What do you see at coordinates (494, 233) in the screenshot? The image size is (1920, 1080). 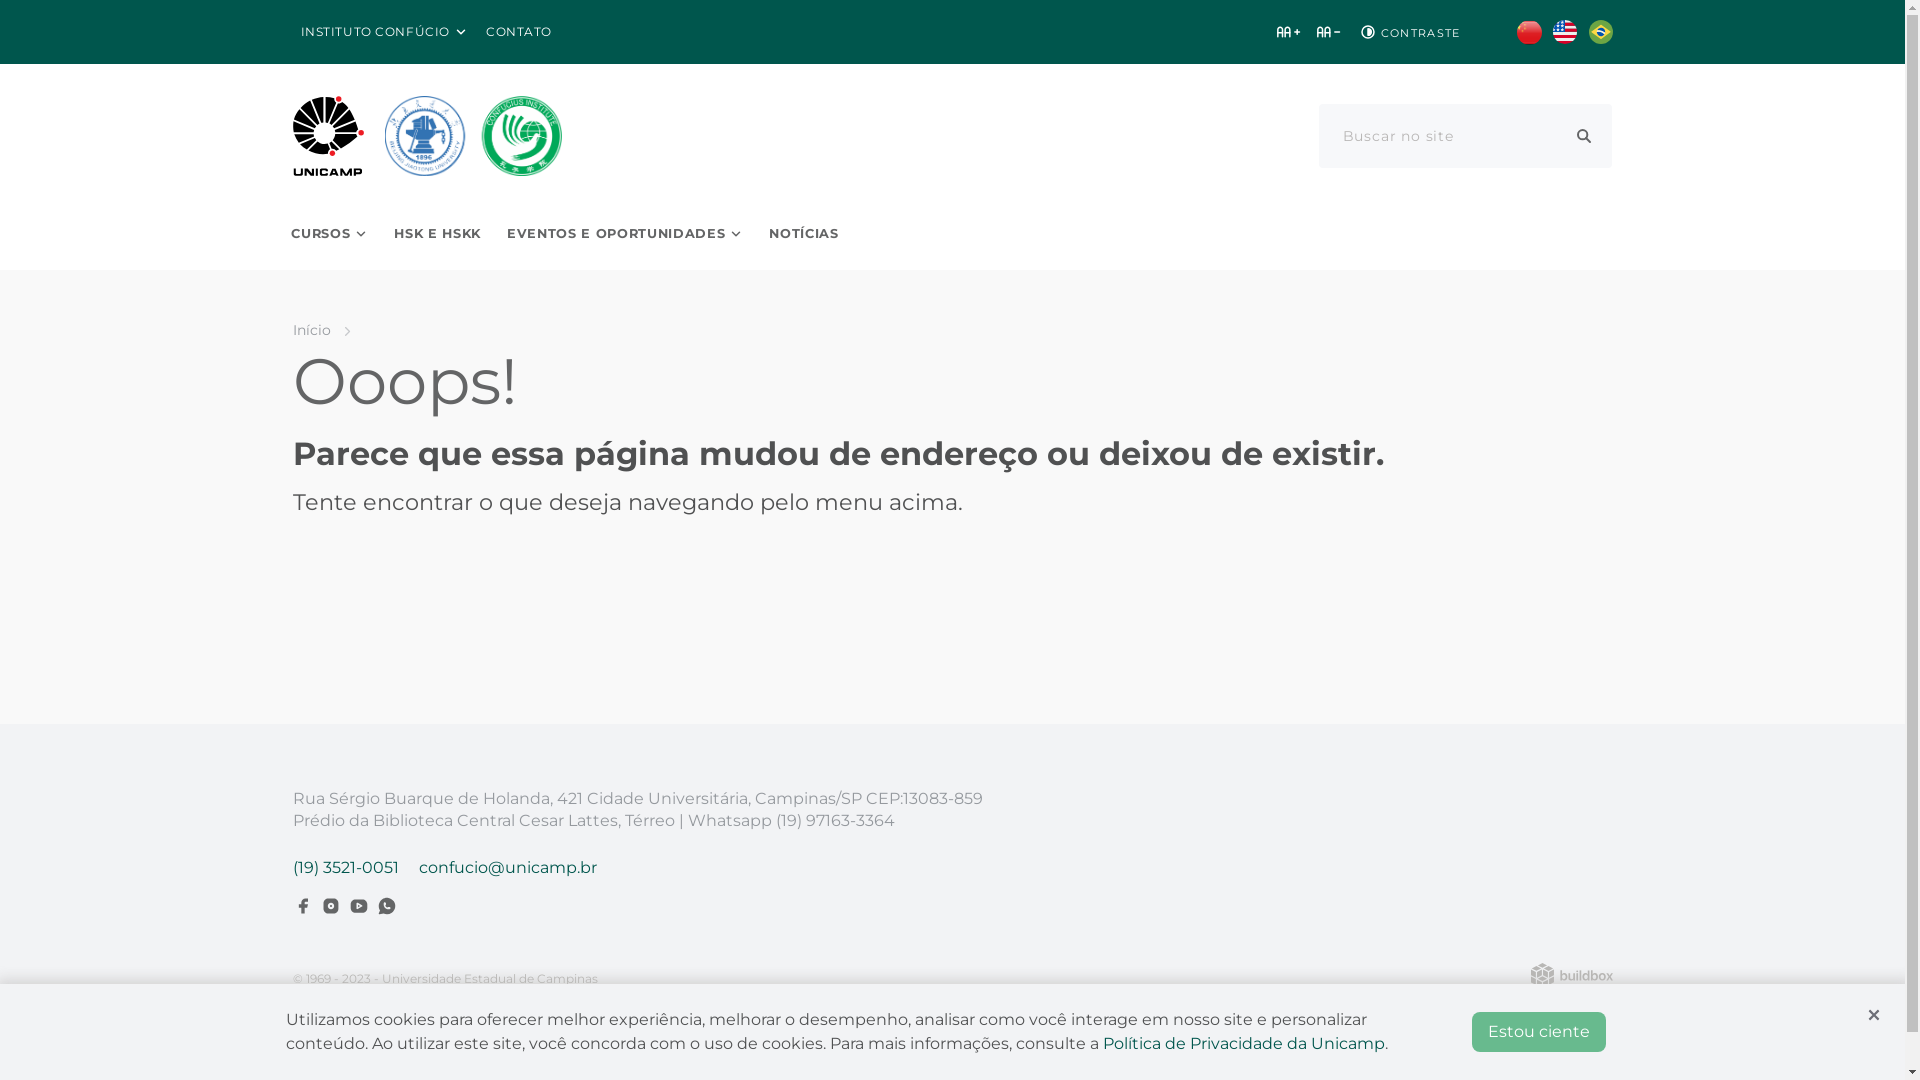 I see `'EVENTOS E OPORTUNIDADES'` at bounding box center [494, 233].